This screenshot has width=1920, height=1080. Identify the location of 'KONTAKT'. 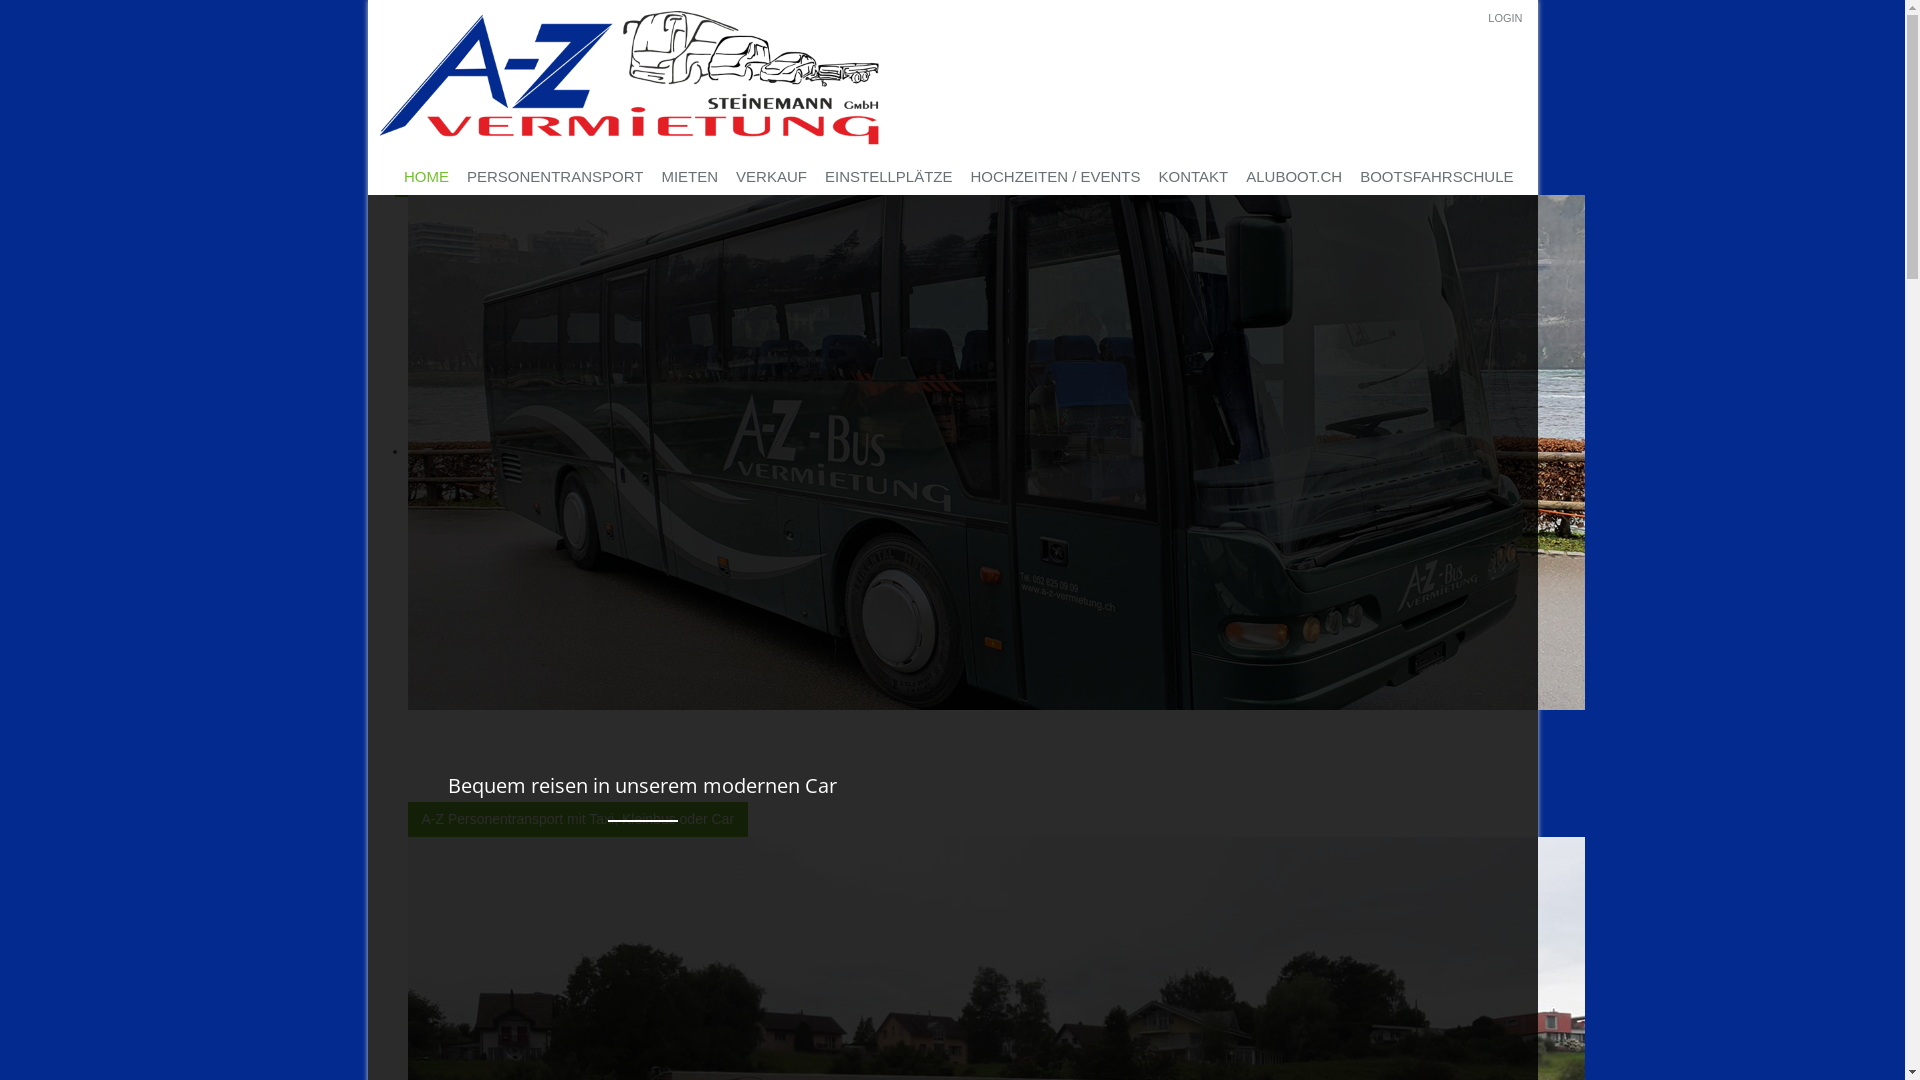
(1194, 176).